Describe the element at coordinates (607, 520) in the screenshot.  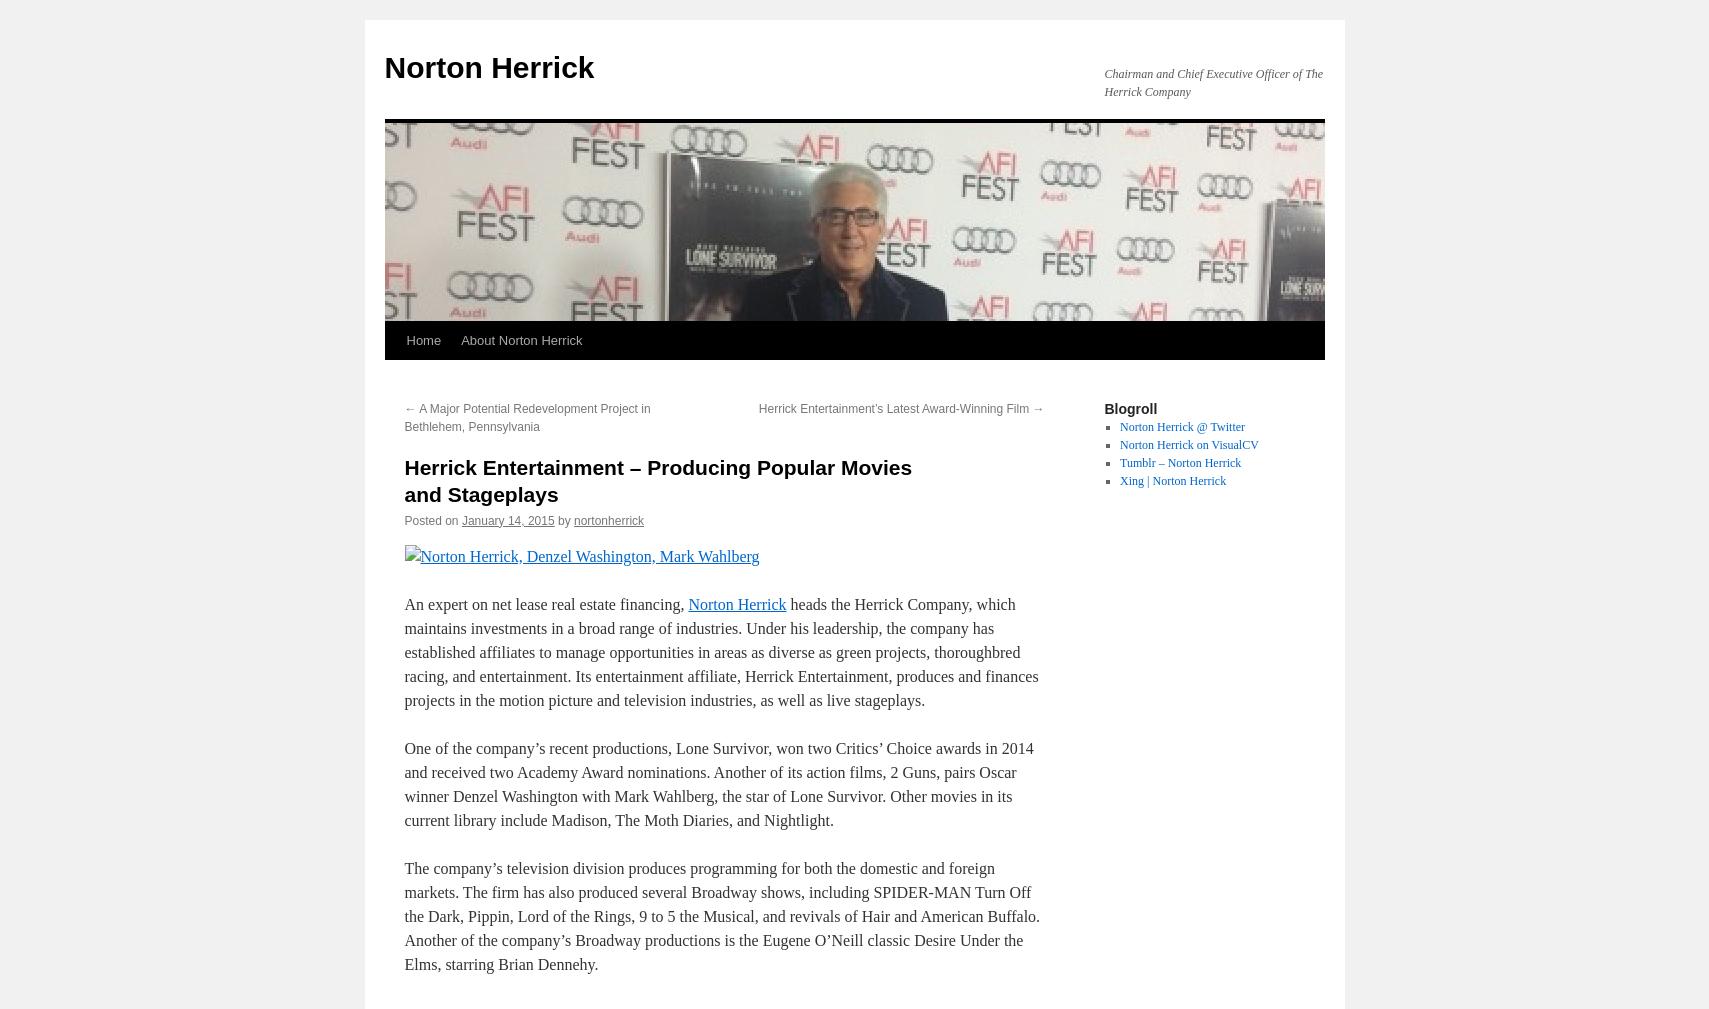
I see `'nortonherrick'` at that location.